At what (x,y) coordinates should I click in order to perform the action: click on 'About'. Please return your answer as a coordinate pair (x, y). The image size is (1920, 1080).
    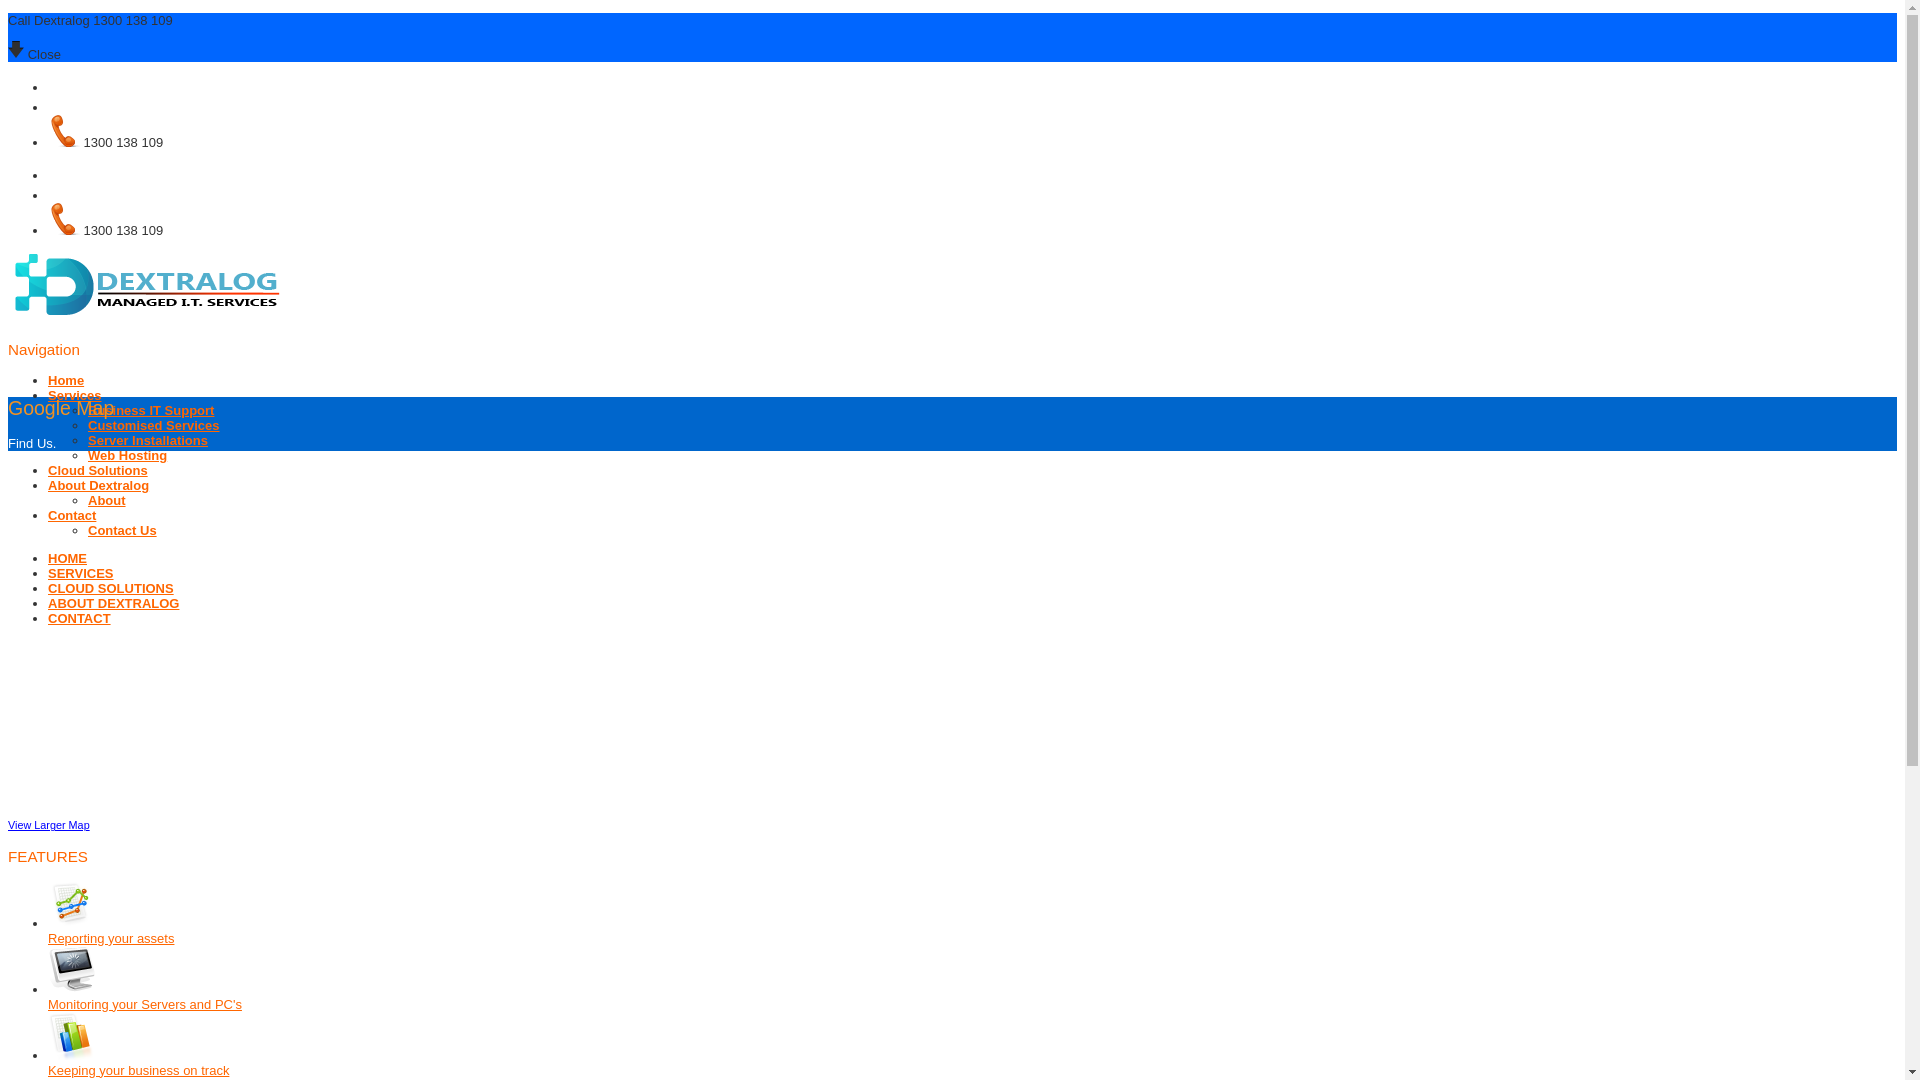
    Looking at the image, I should click on (105, 499).